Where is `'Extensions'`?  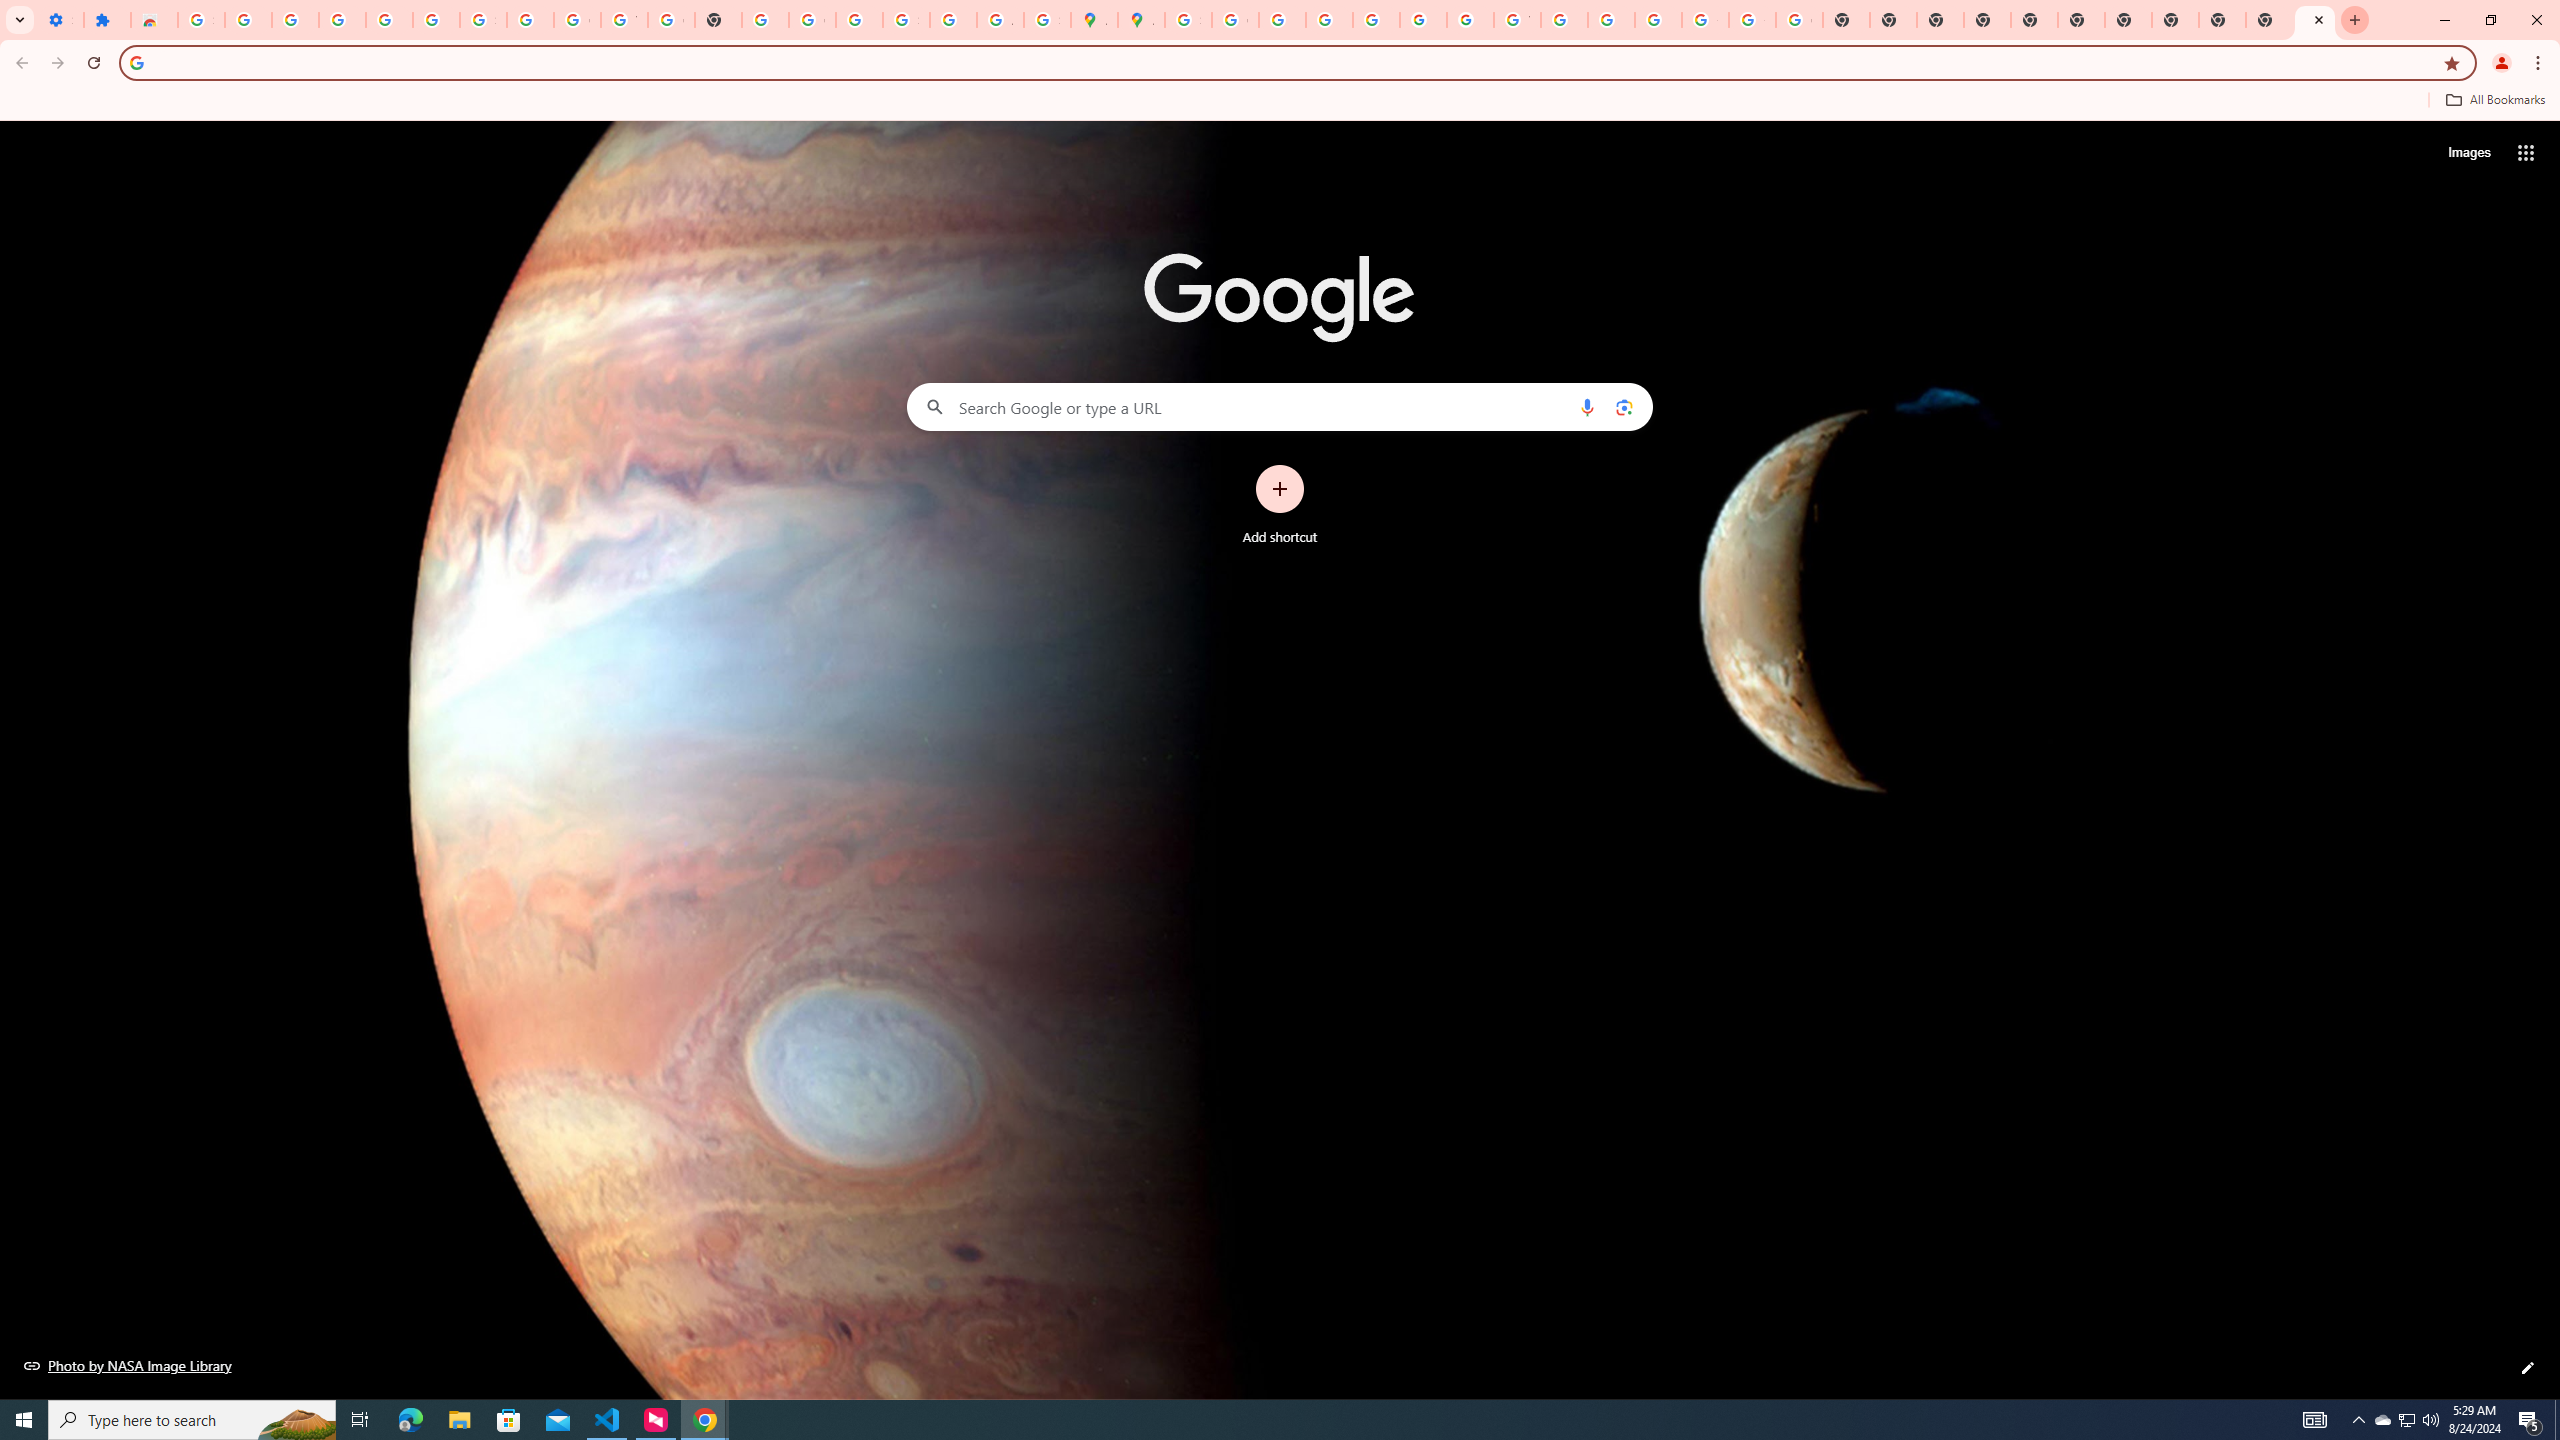 'Extensions' is located at coordinates (106, 19).